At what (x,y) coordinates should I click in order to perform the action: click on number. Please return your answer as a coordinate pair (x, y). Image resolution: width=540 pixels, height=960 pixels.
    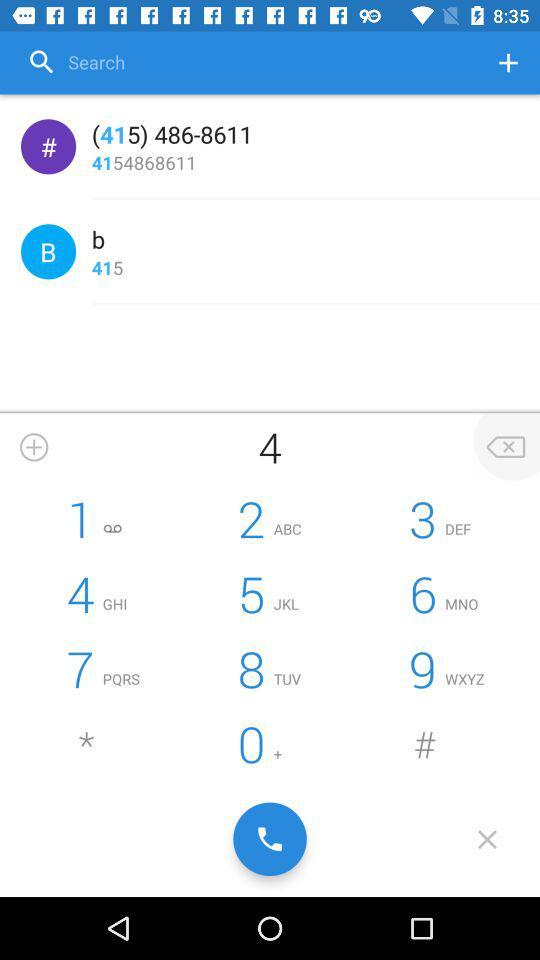
    Looking at the image, I should click on (508, 62).